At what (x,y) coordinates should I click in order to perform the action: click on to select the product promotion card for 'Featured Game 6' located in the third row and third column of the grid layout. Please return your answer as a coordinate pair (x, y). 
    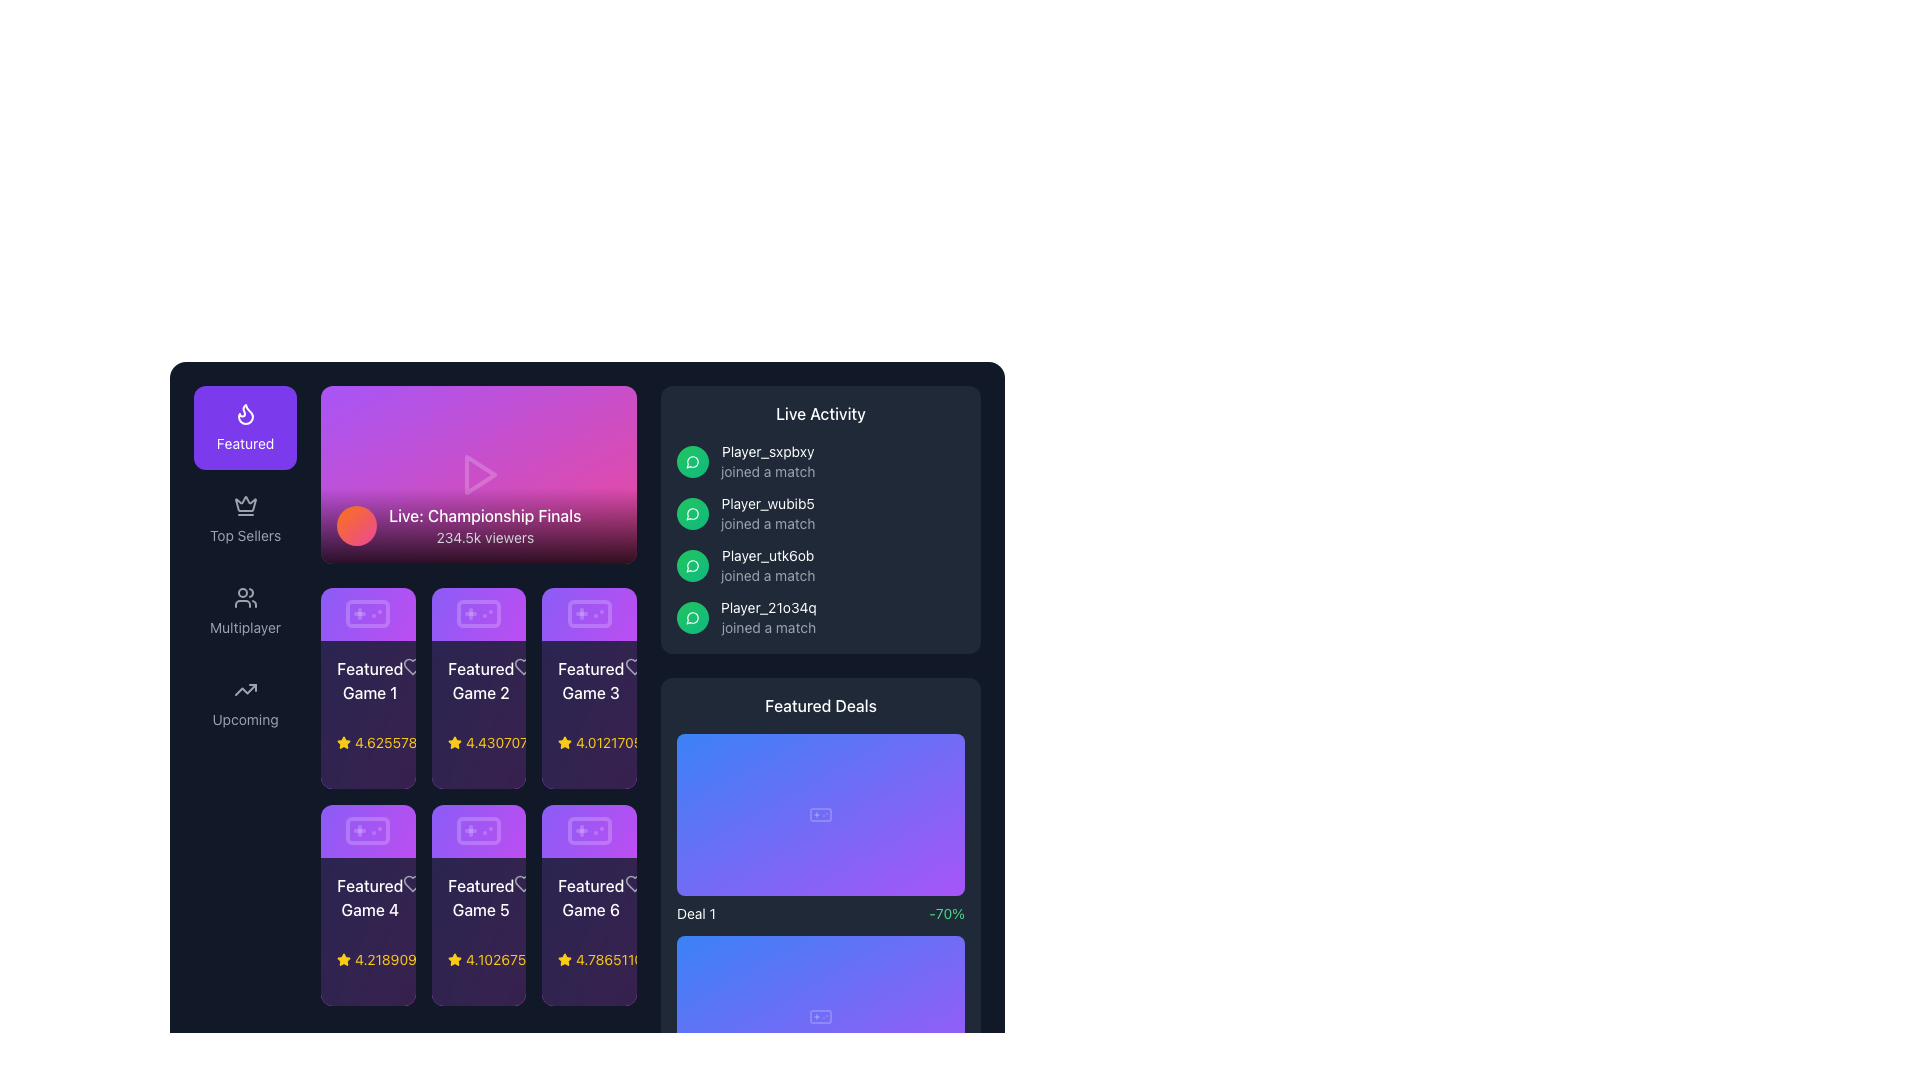
    Looking at the image, I should click on (588, 905).